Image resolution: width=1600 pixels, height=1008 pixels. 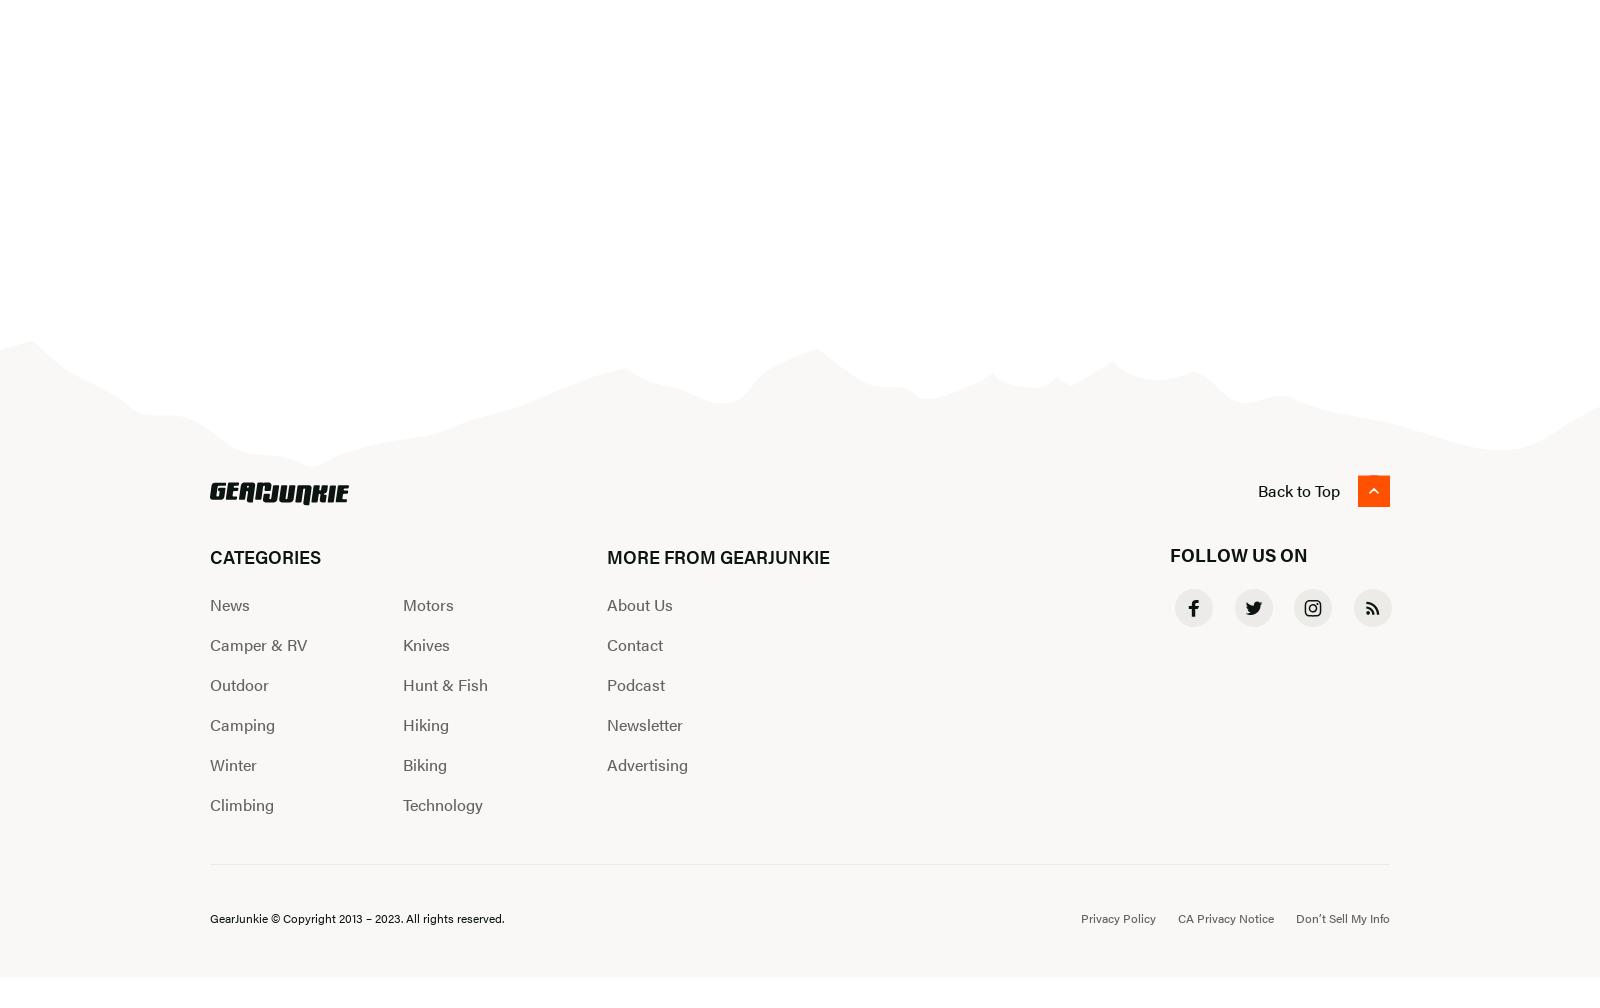 What do you see at coordinates (229, 603) in the screenshot?
I see `'News'` at bounding box center [229, 603].